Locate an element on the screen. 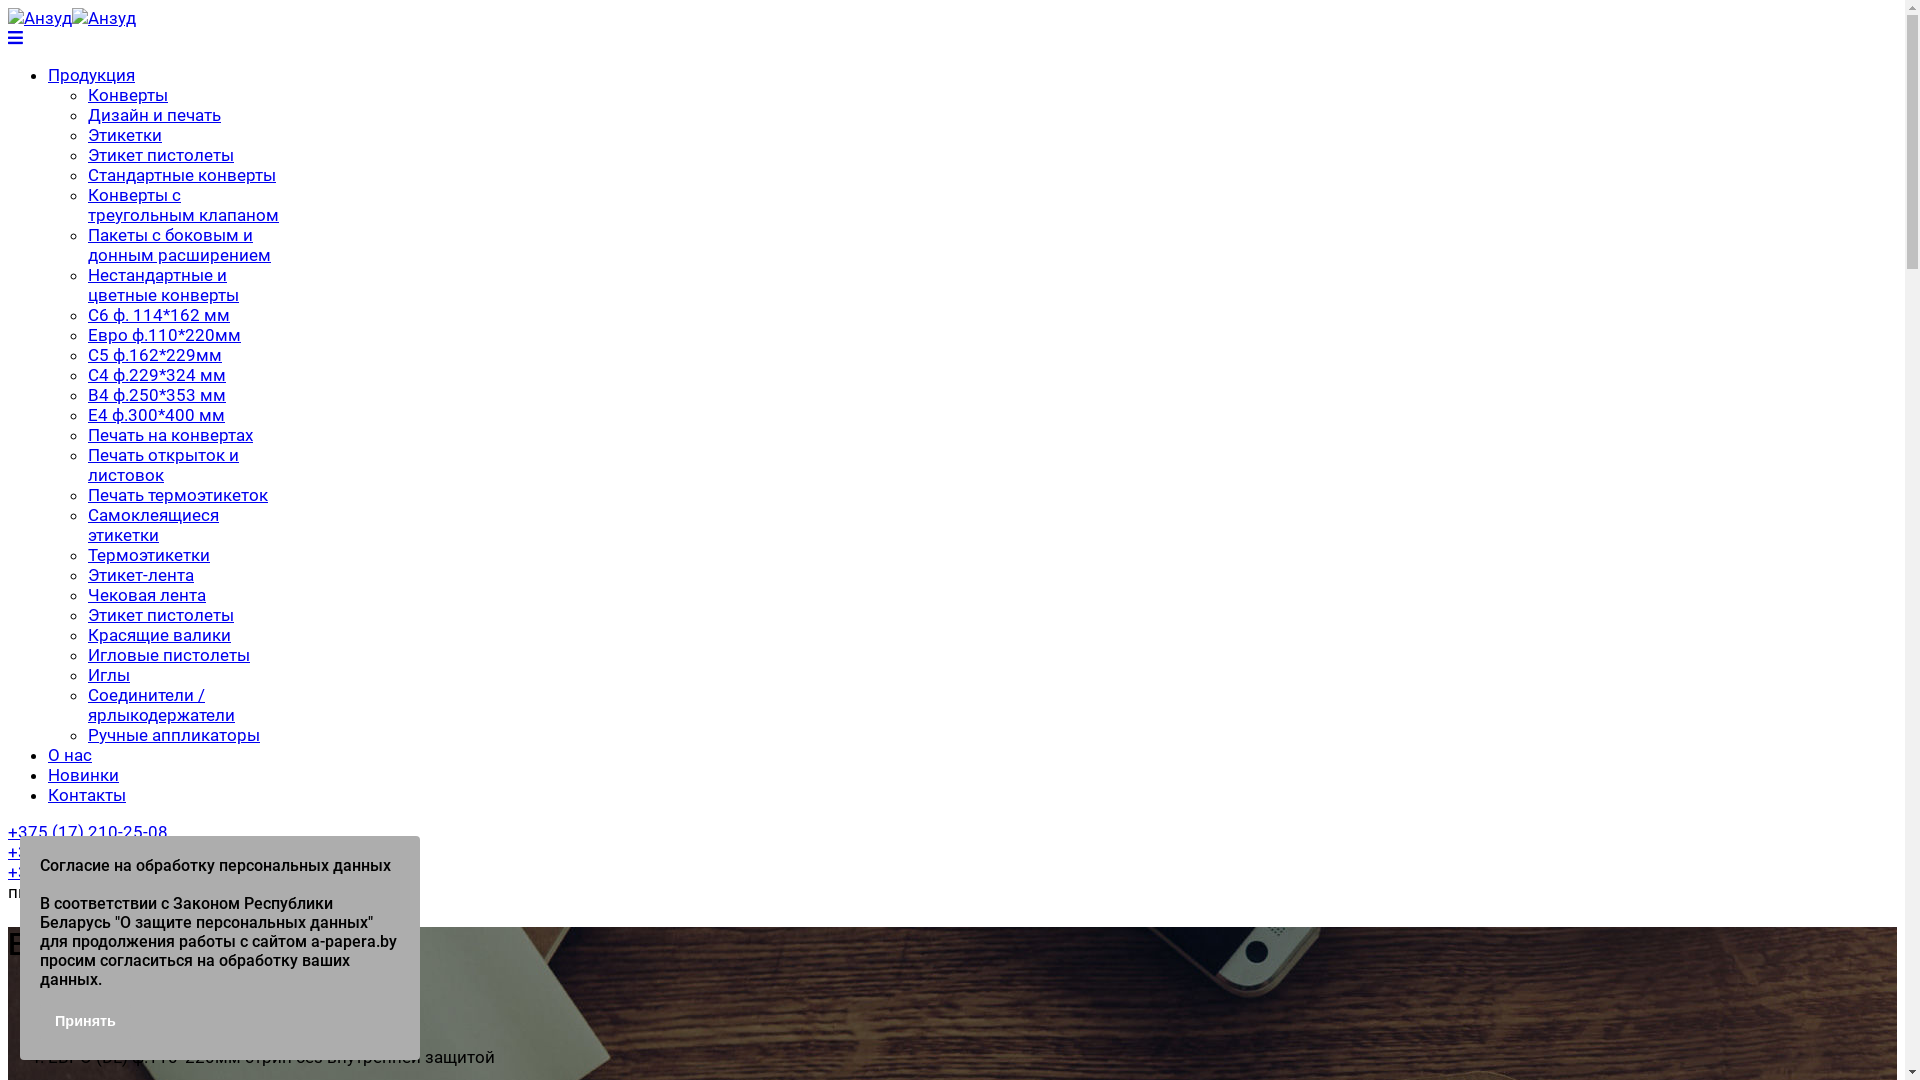 The width and height of the screenshot is (1920, 1080). '+375 (17) 210-25-08' is located at coordinates (86, 832).